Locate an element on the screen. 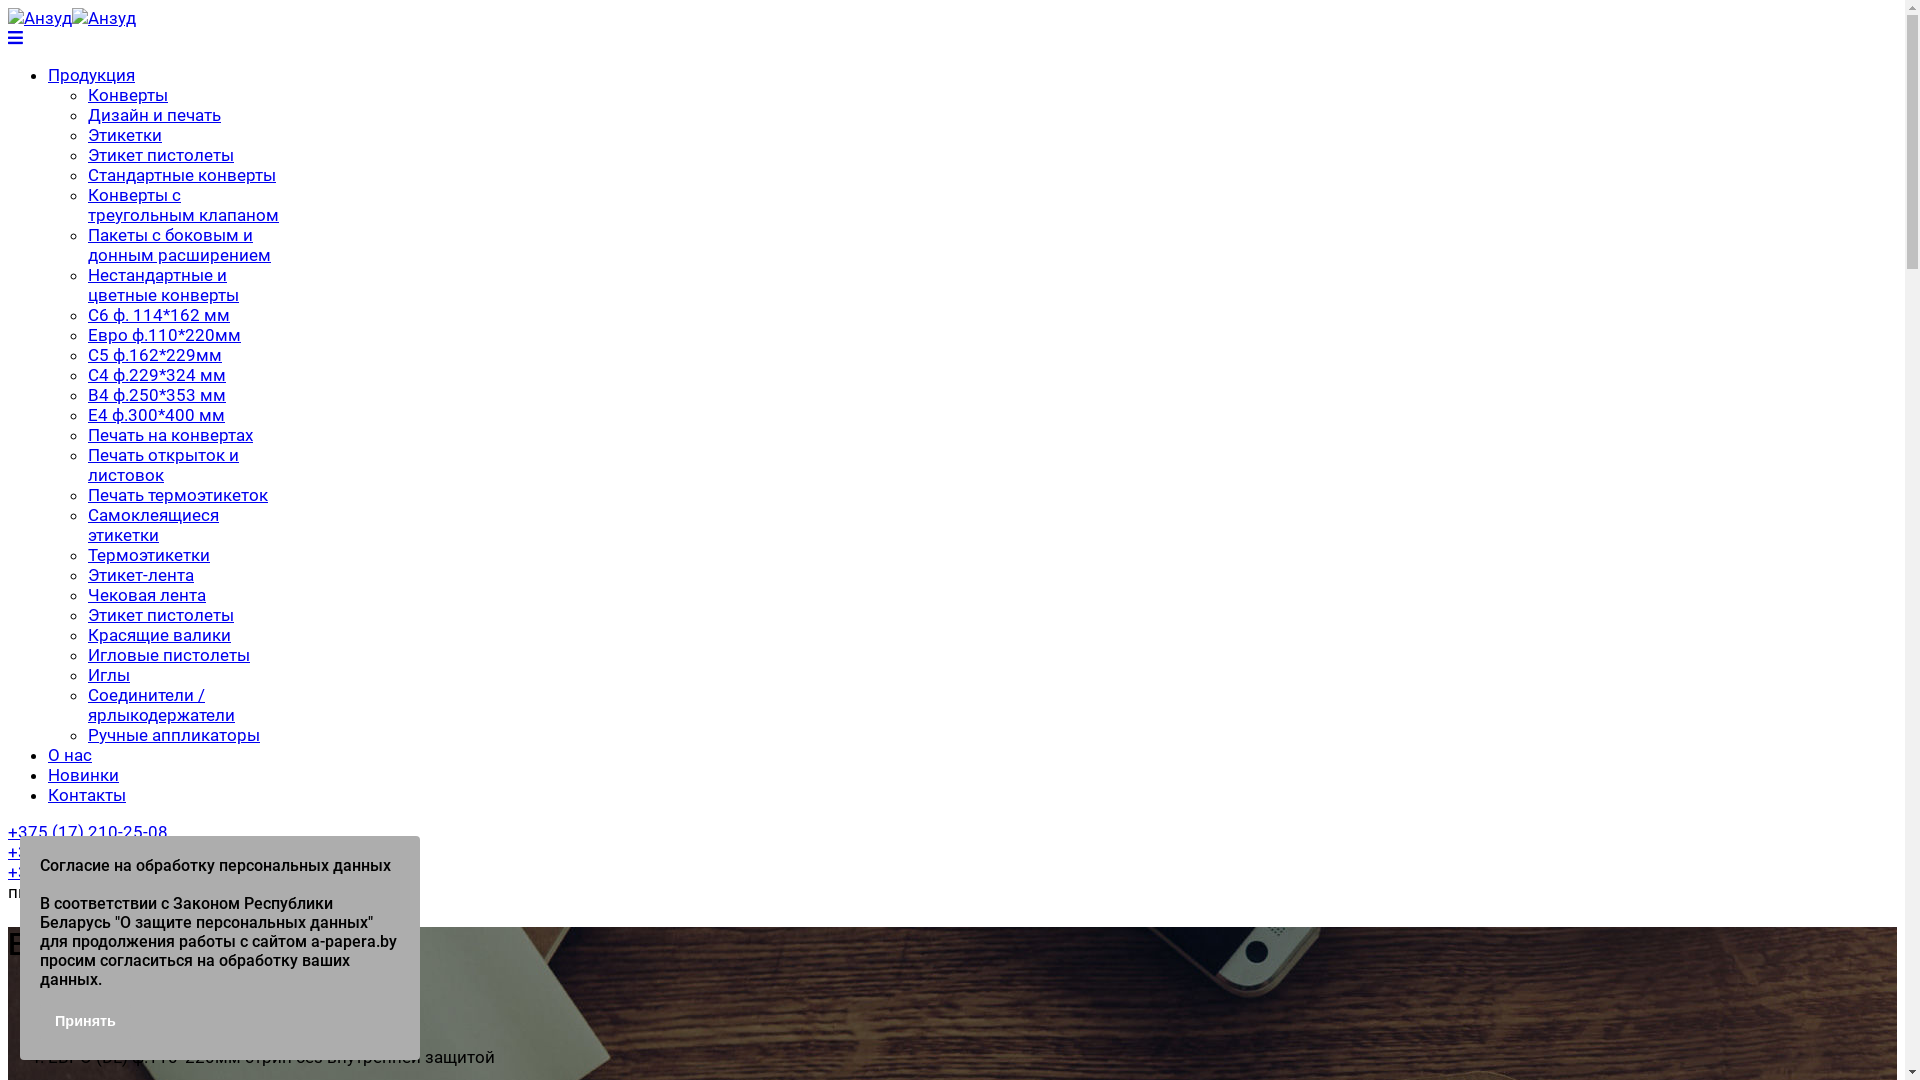 The width and height of the screenshot is (1920, 1080). '+375 (17) 210-25-08' is located at coordinates (86, 832).